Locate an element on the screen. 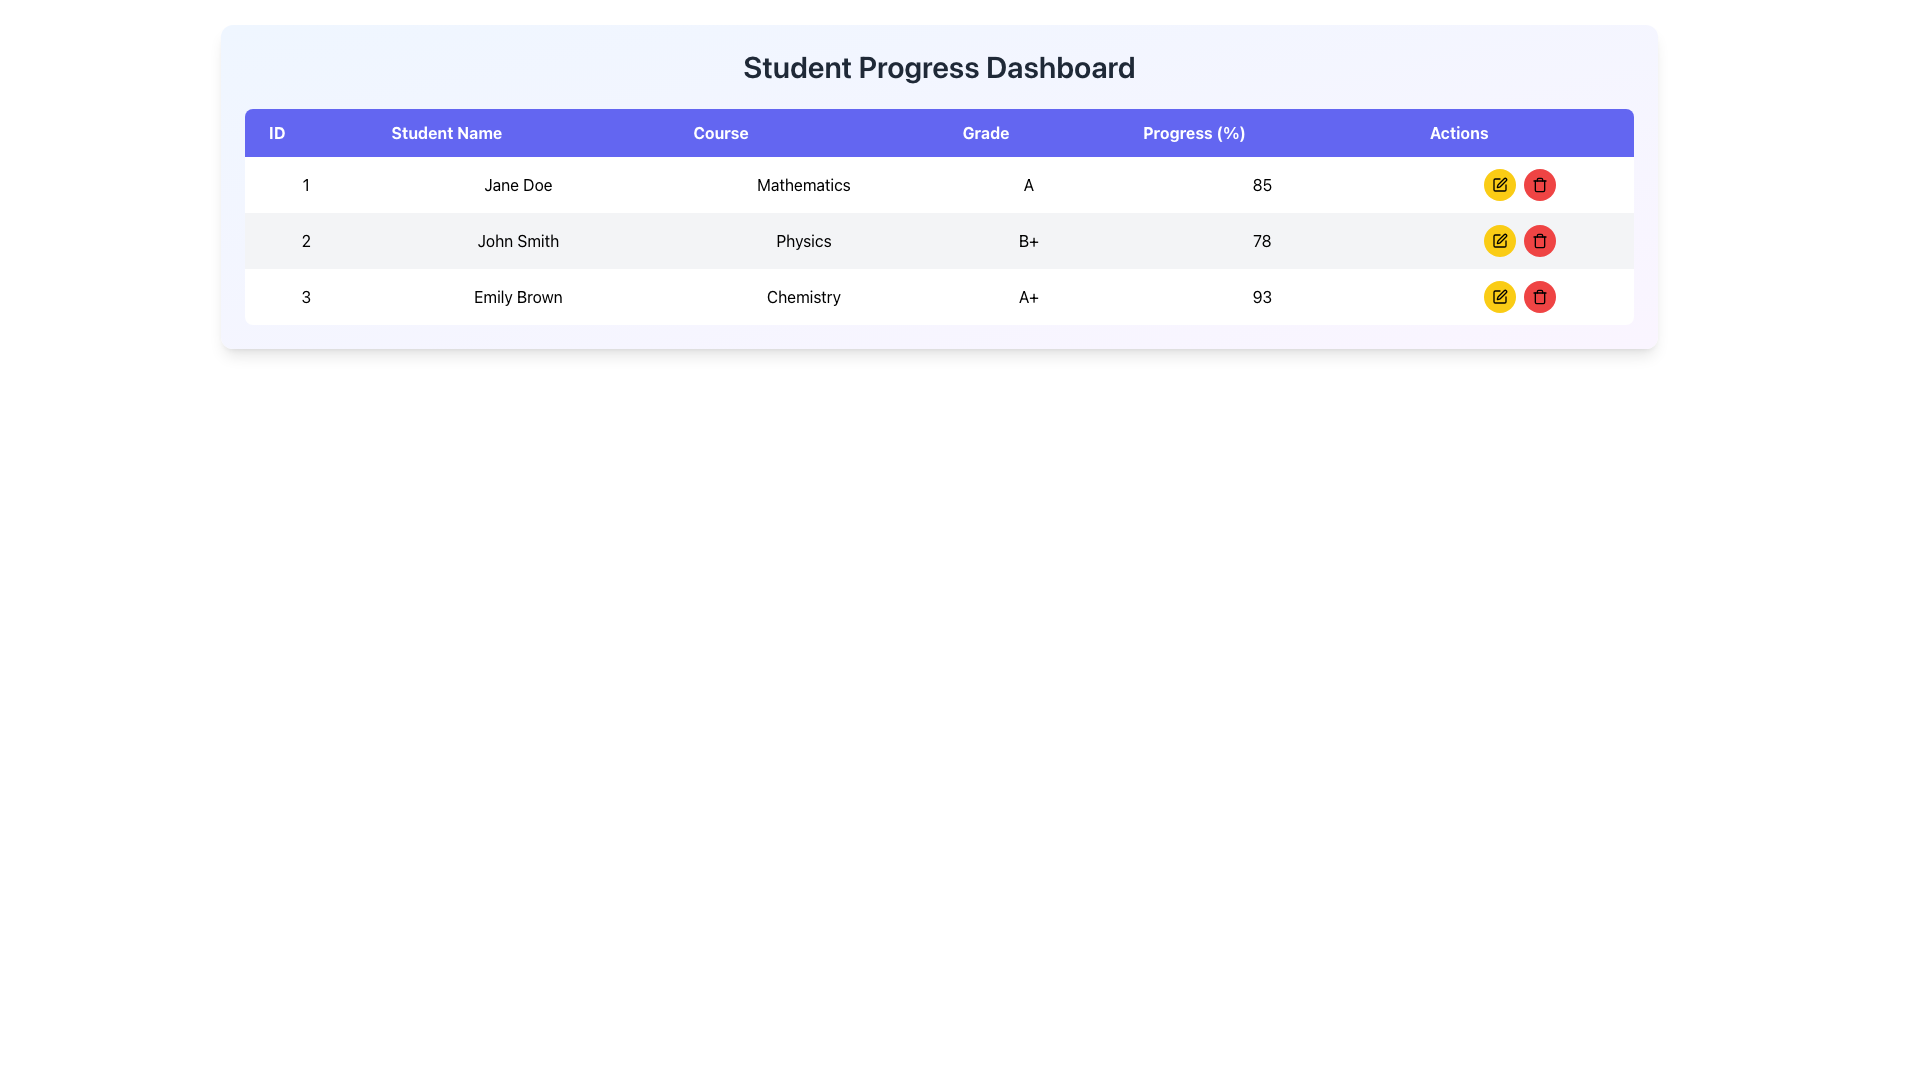 The height and width of the screenshot is (1080, 1920). the Text Label displaying 'A+' in bold, black font, located in the 'Grade' column corresponding to 'Emily Brown - Chemistry' in the table is located at coordinates (1028, 297).